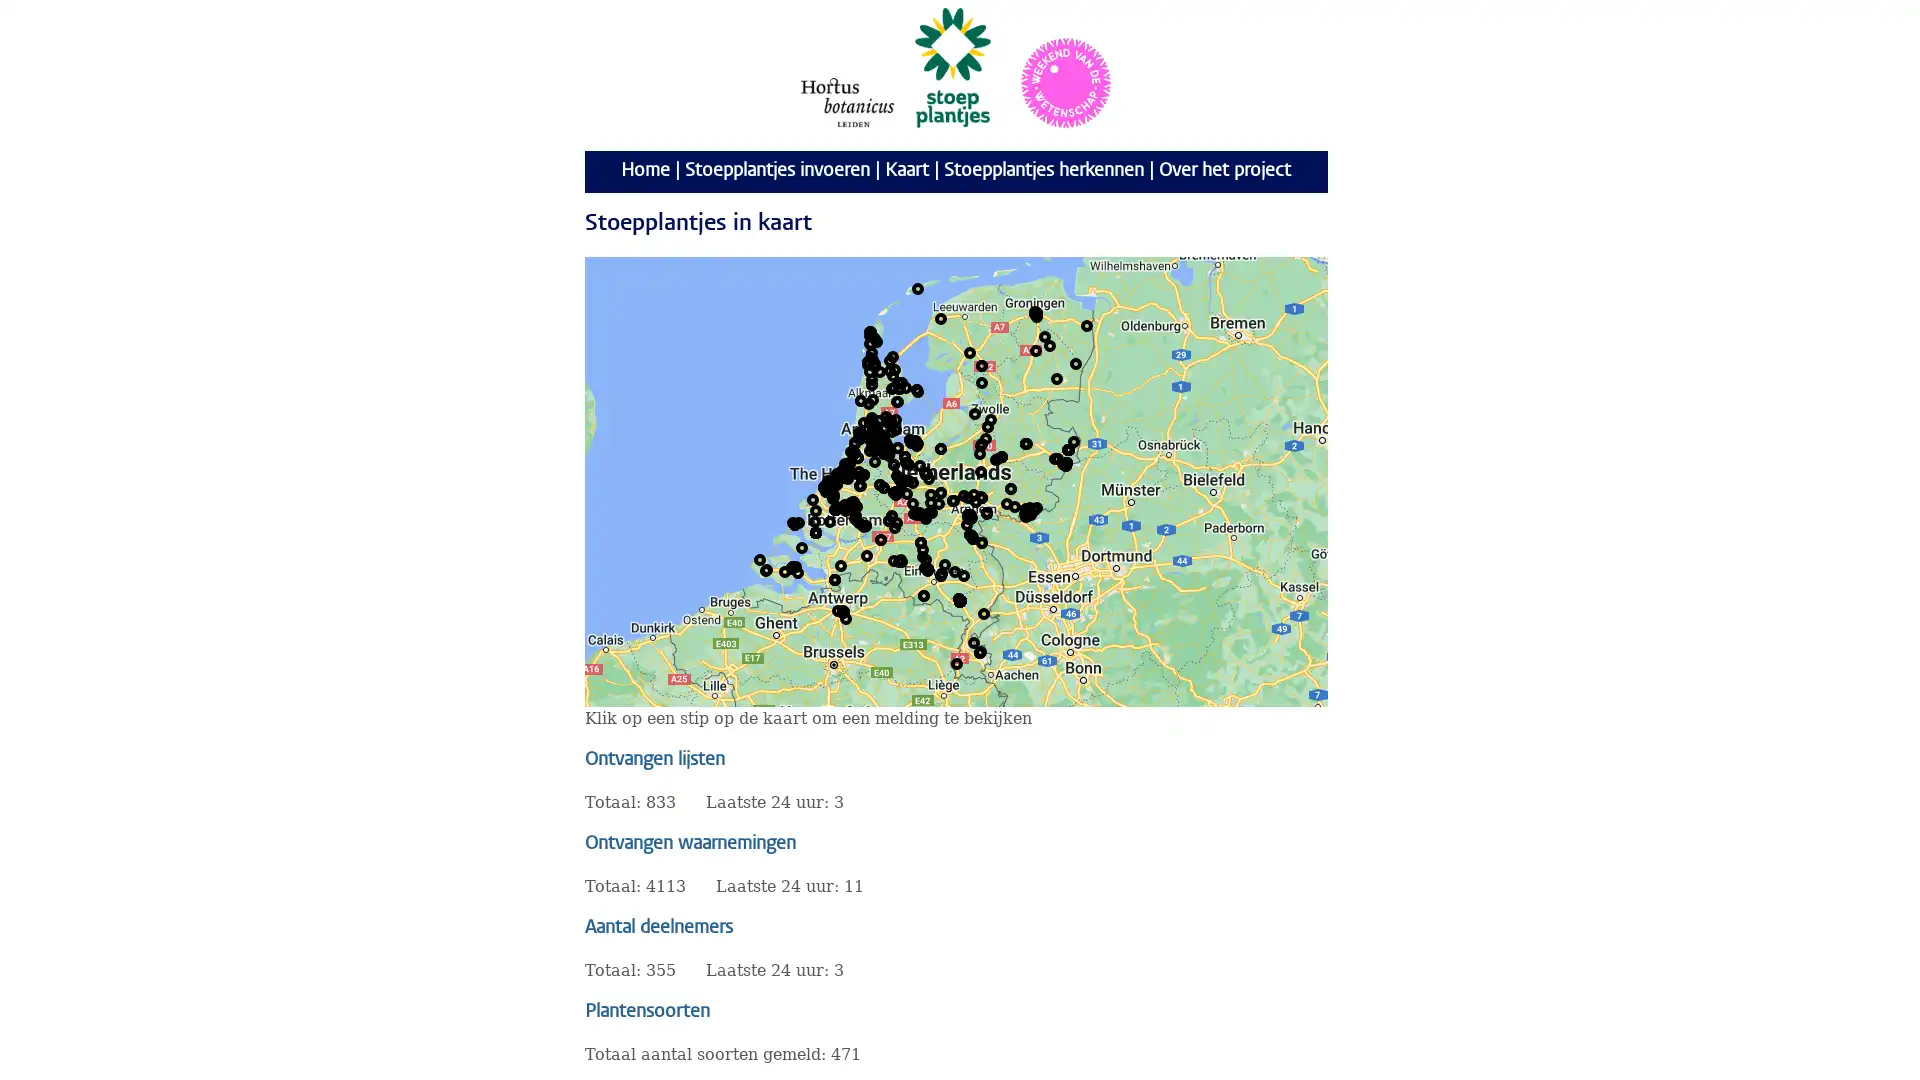  Describe the element at coordinates (923, 593) in the screenshot. I see `Telling van H Mark op 04 oktober 2021` at that location.